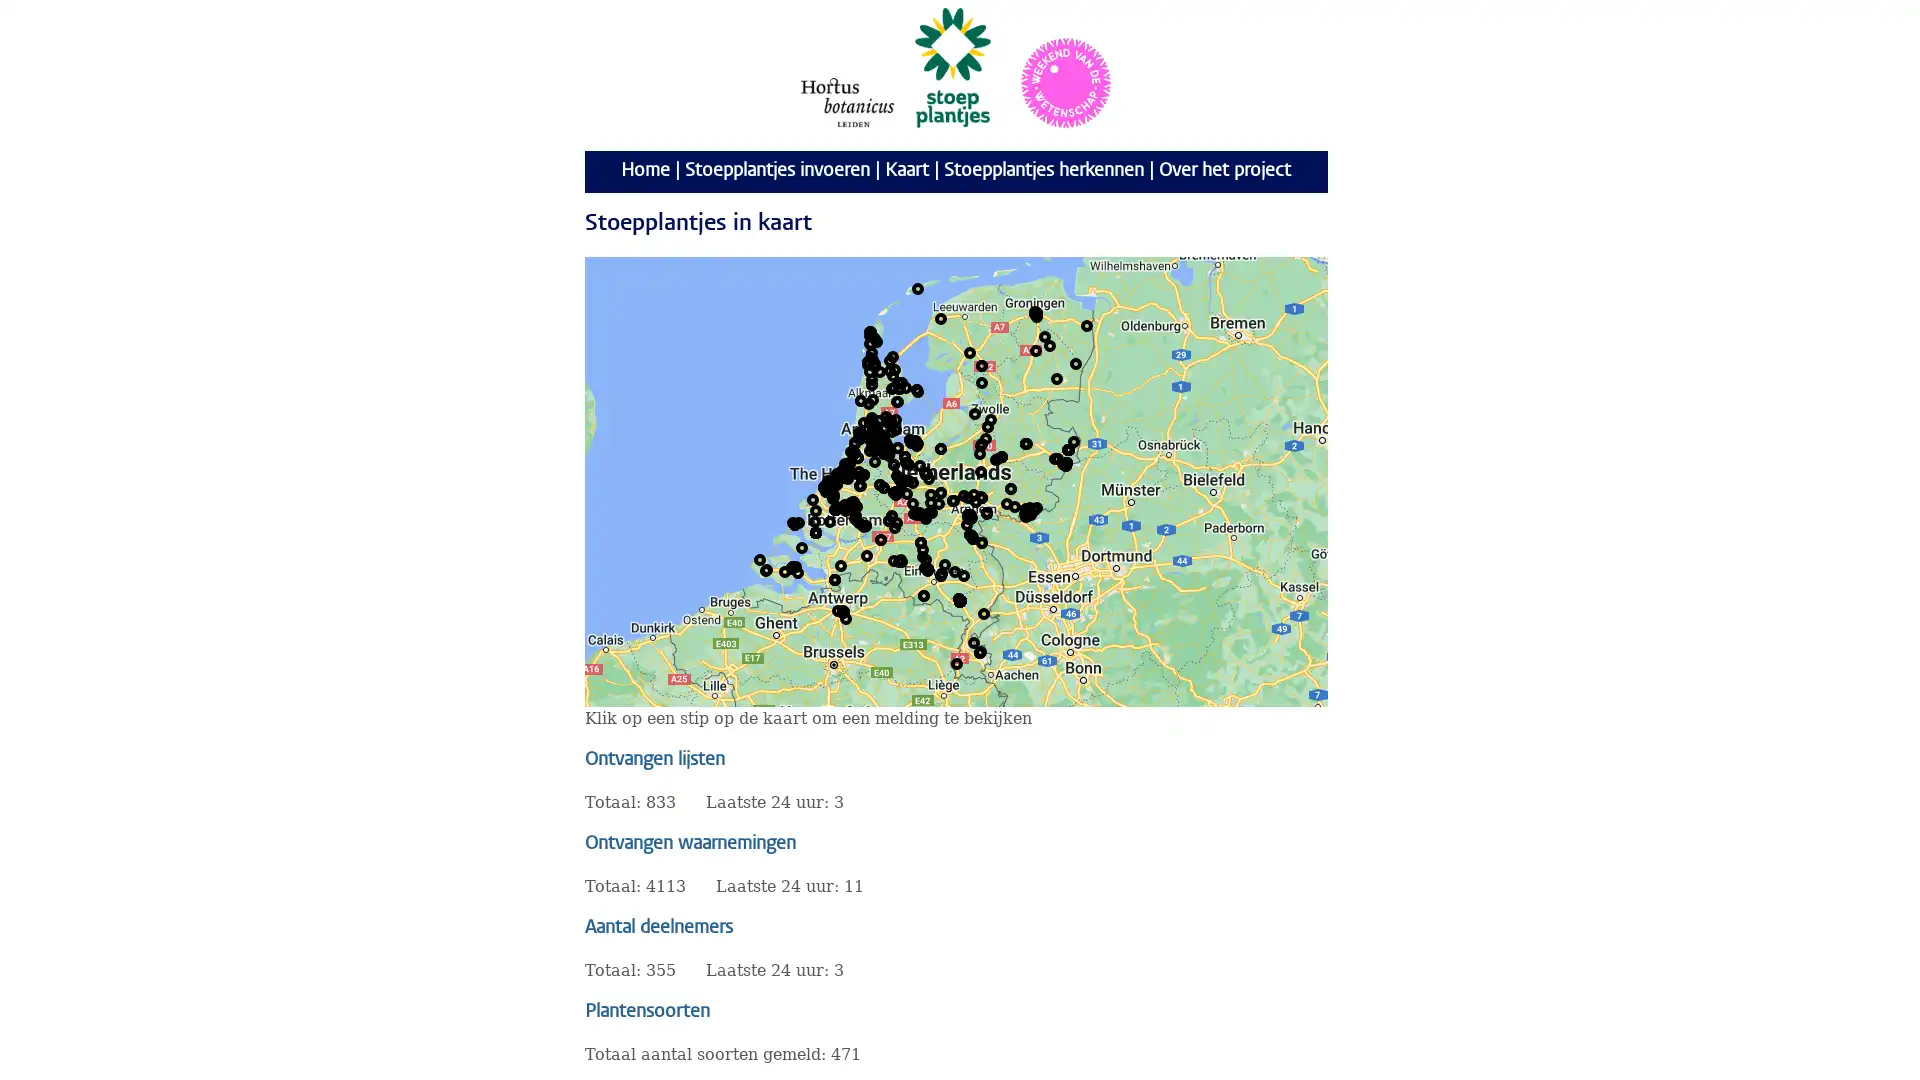  Describe the element at coordinates (923, 593) in the screenshot. I see `Telling van H Mark op 04 oktober 2021` at that location.